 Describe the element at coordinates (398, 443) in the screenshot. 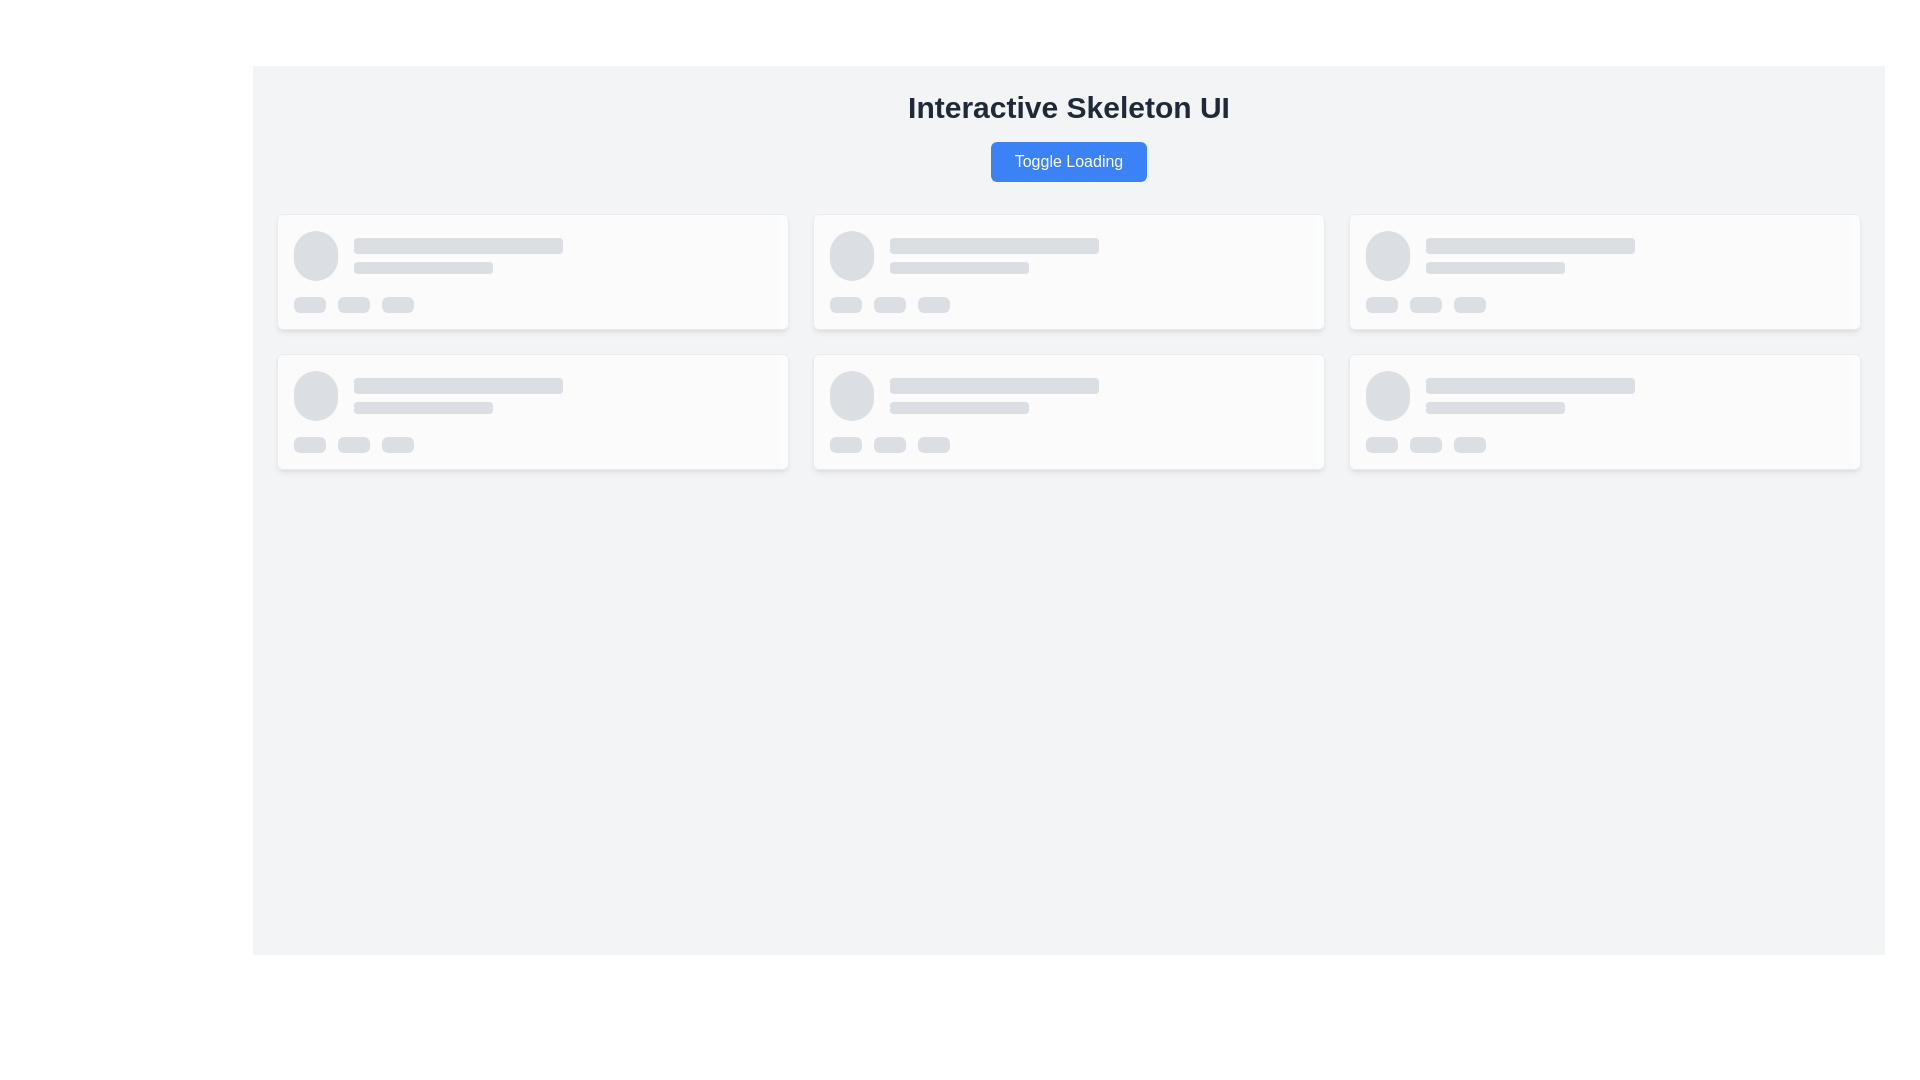

I see `the third button in a horizontal group of buttons that has a neutral gray background and is currently disabled` at that location.